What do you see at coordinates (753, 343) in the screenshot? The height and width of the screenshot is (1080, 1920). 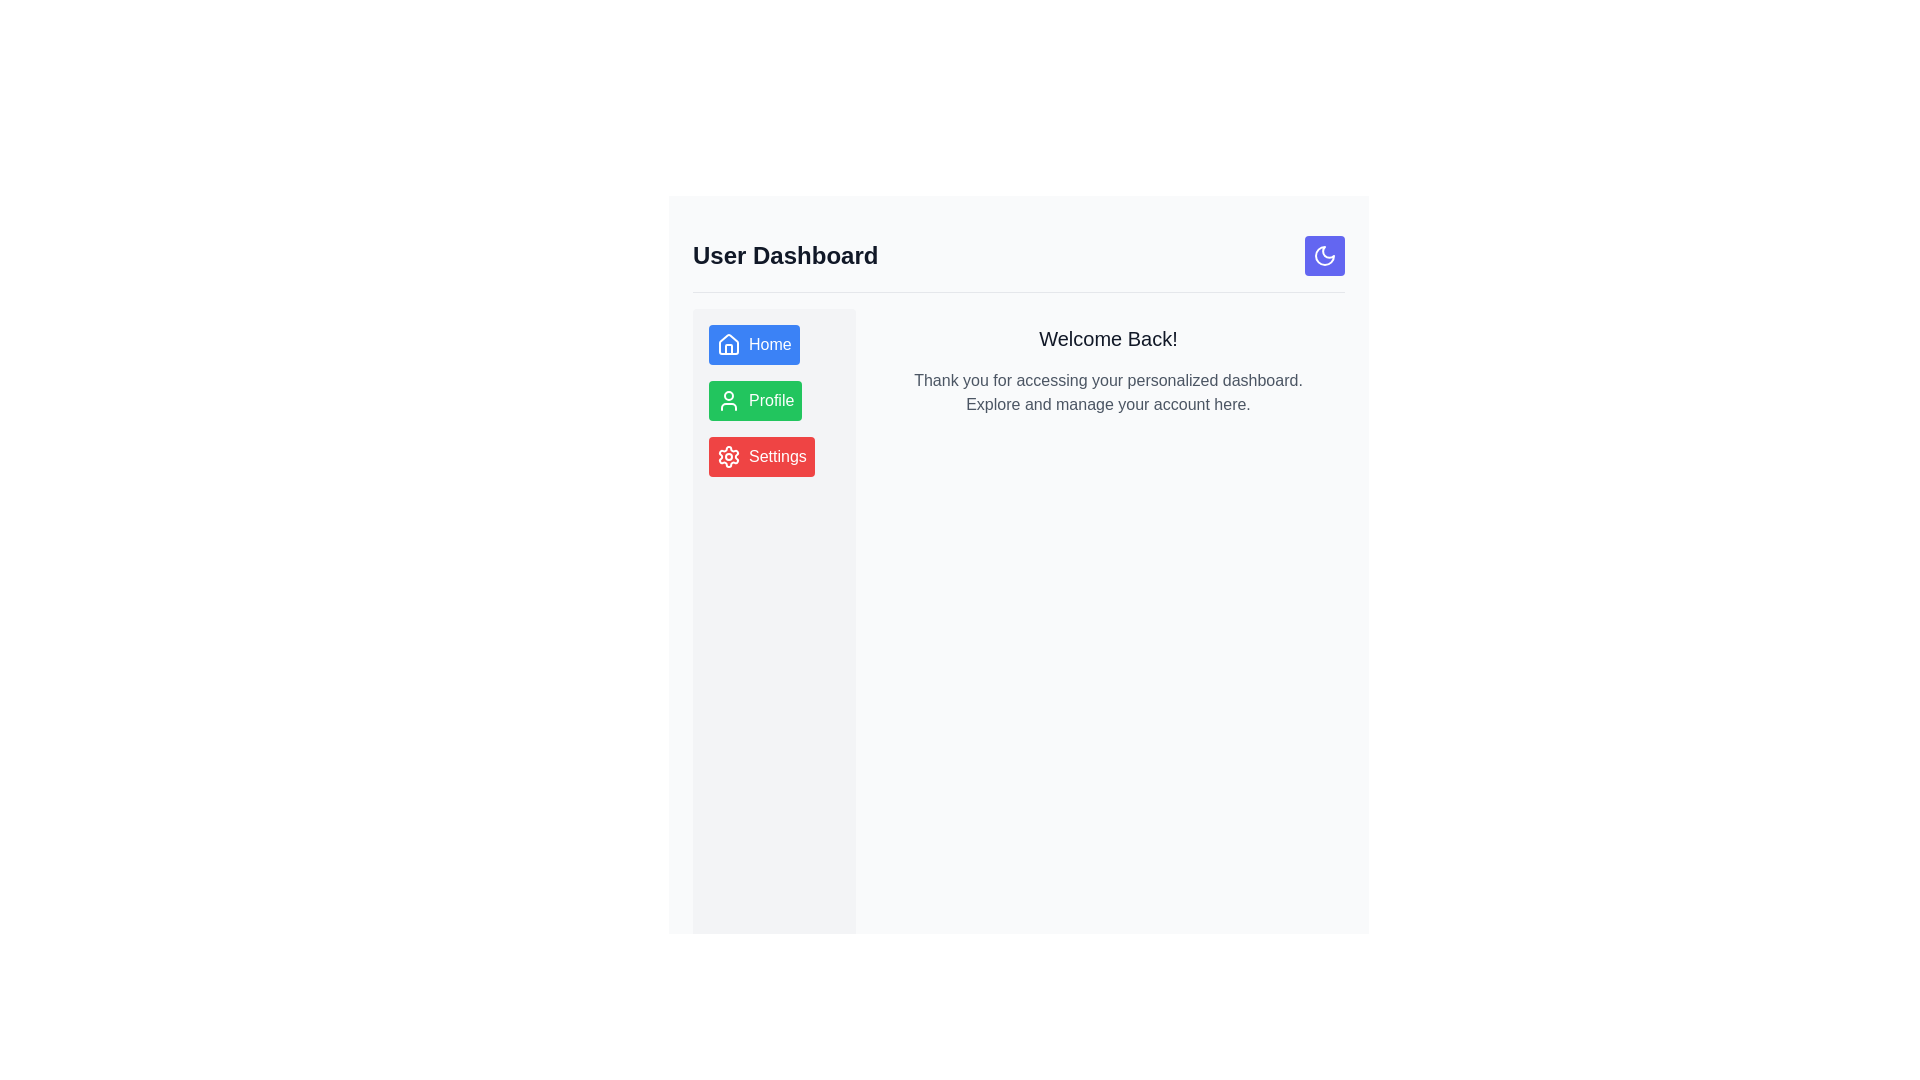 I see `the 'Home' button located at the top of the vertical button list on the left side of the interface` at bounding box center [753, 343].